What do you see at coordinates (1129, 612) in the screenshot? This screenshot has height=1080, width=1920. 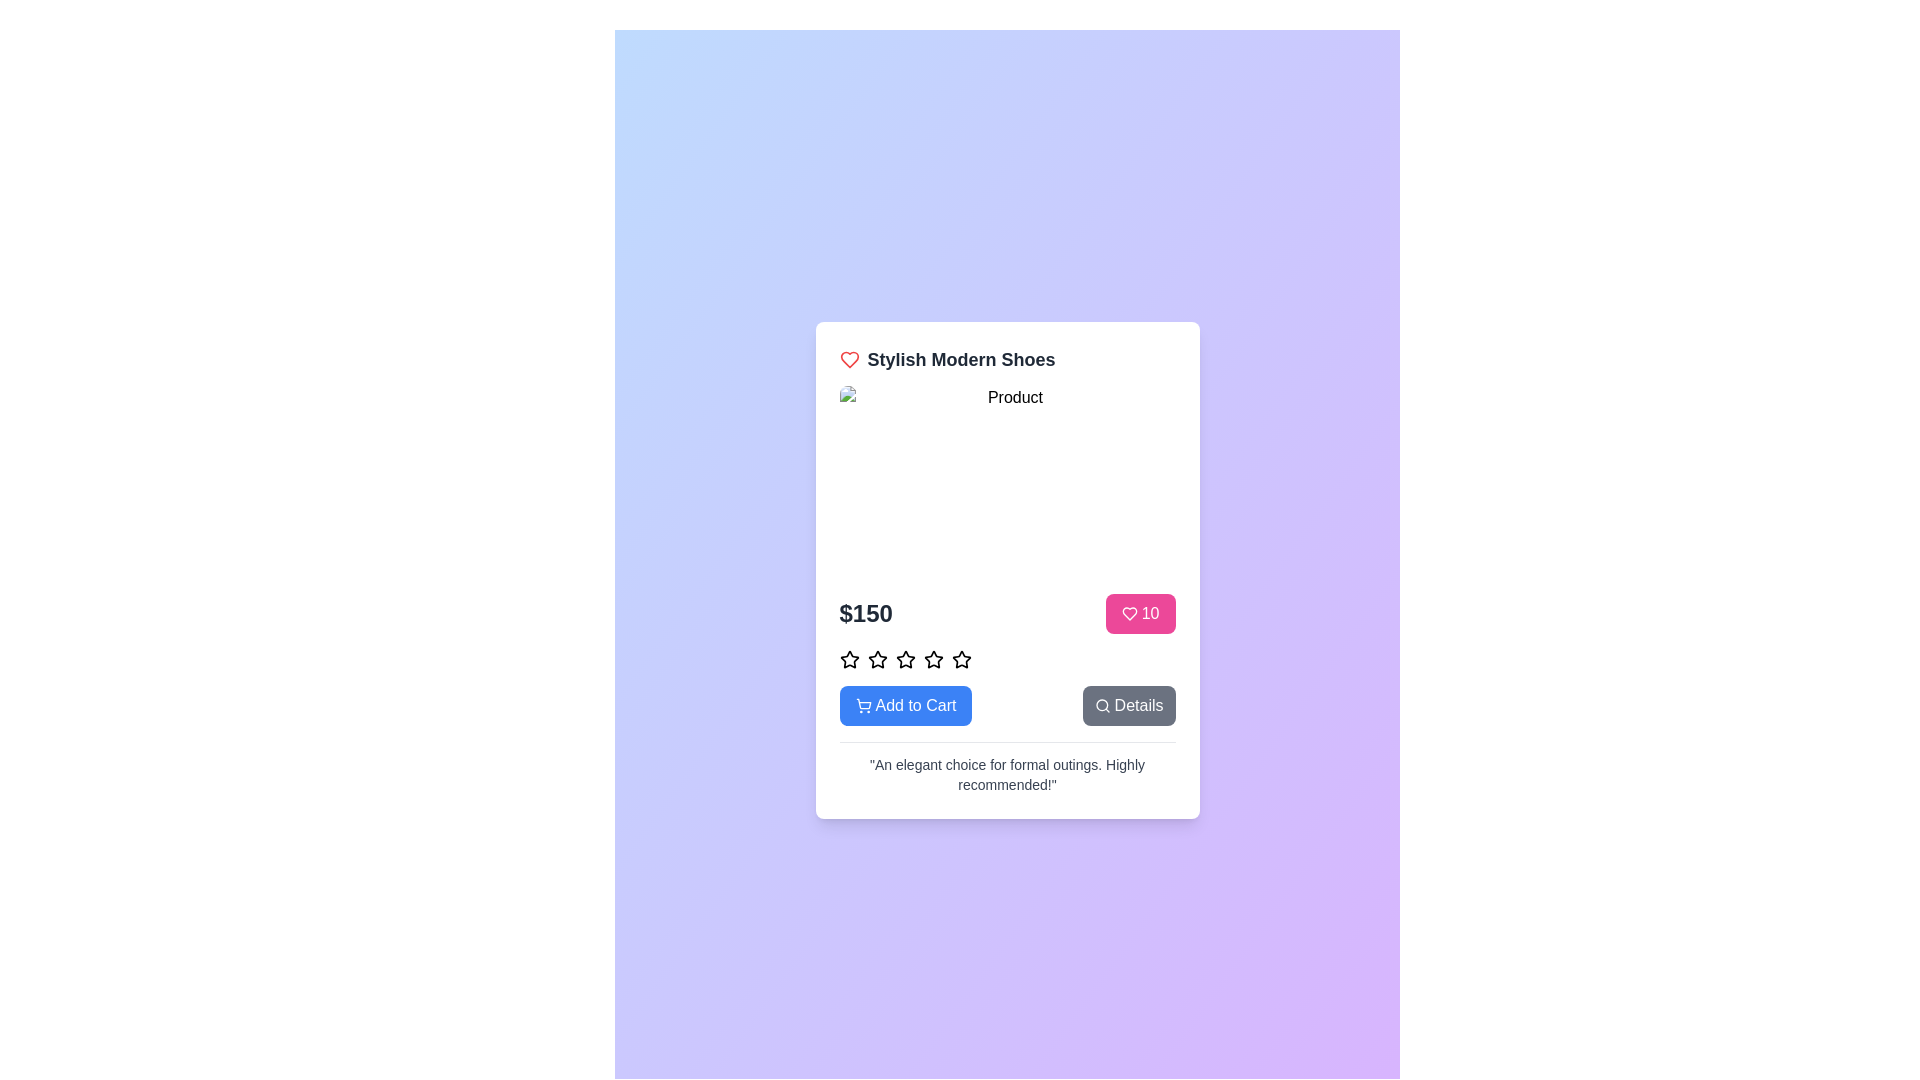 I see `the pink heart-shaped icon located at the top-left corner of the product card, just before the title 'Stylish Modern Shoes', to mark it as liked or favorite` at bounding box center [1129, 612].